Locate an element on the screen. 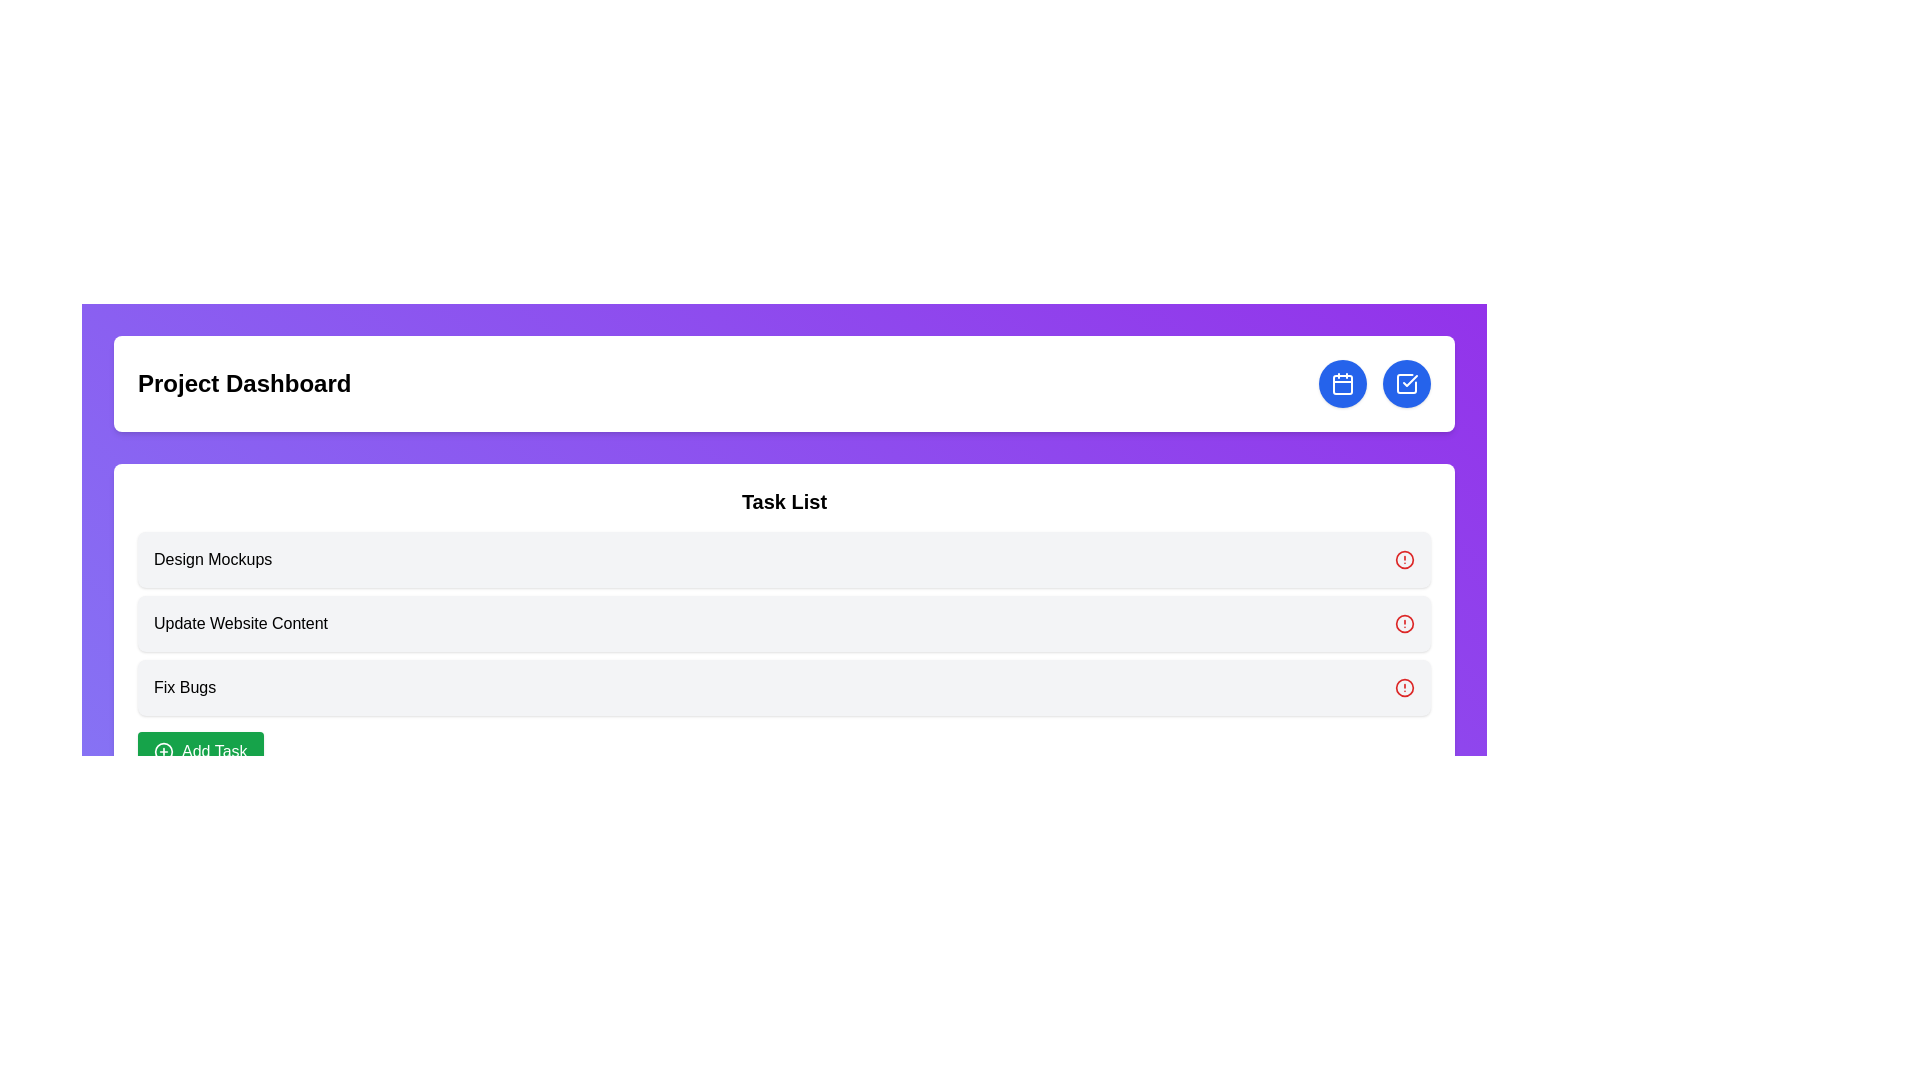 The height and width of the screenshot is (1080, 1920). the bold text label reading 'Project Dashboard', which is styled in a large font size and has a black font color, located on the left-hand side of the top section of the webpage is located at coordinates (243, 384).